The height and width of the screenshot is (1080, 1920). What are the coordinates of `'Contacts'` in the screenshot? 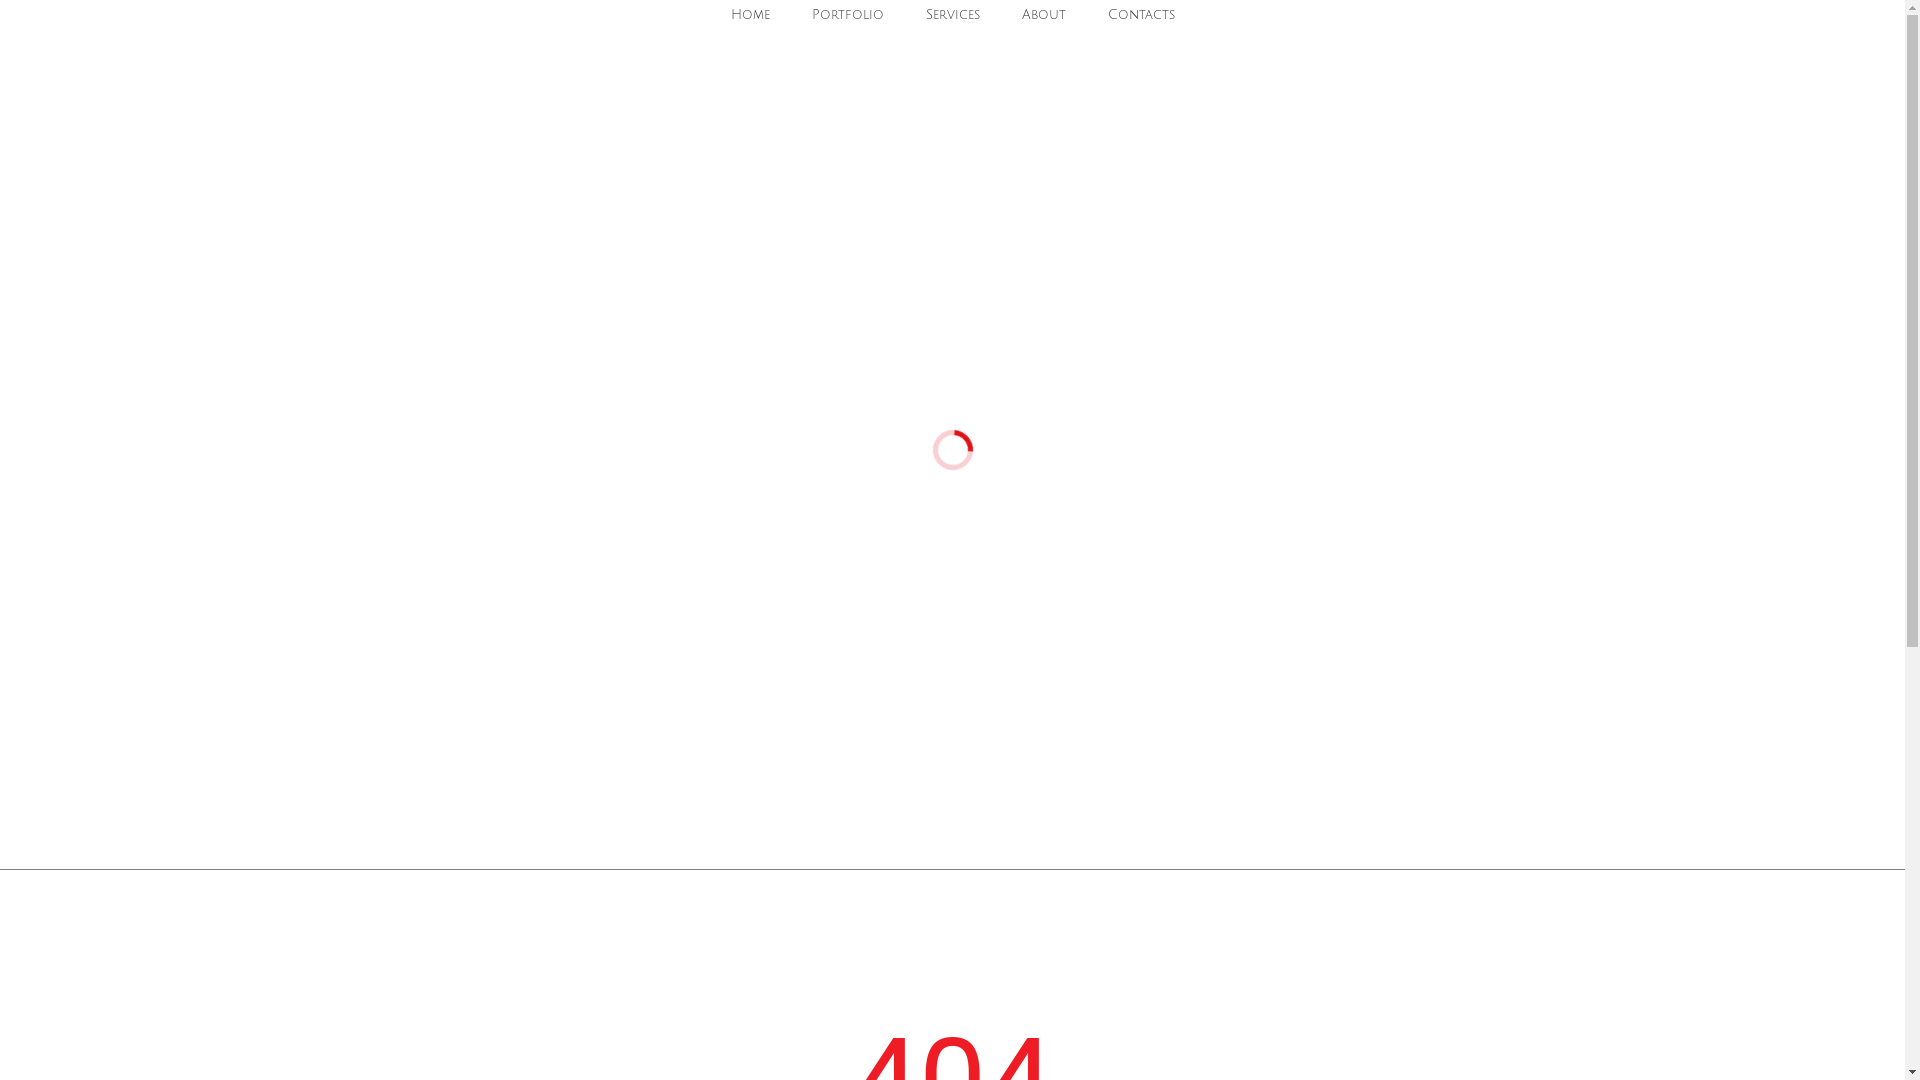 It's located at (1141, 15).